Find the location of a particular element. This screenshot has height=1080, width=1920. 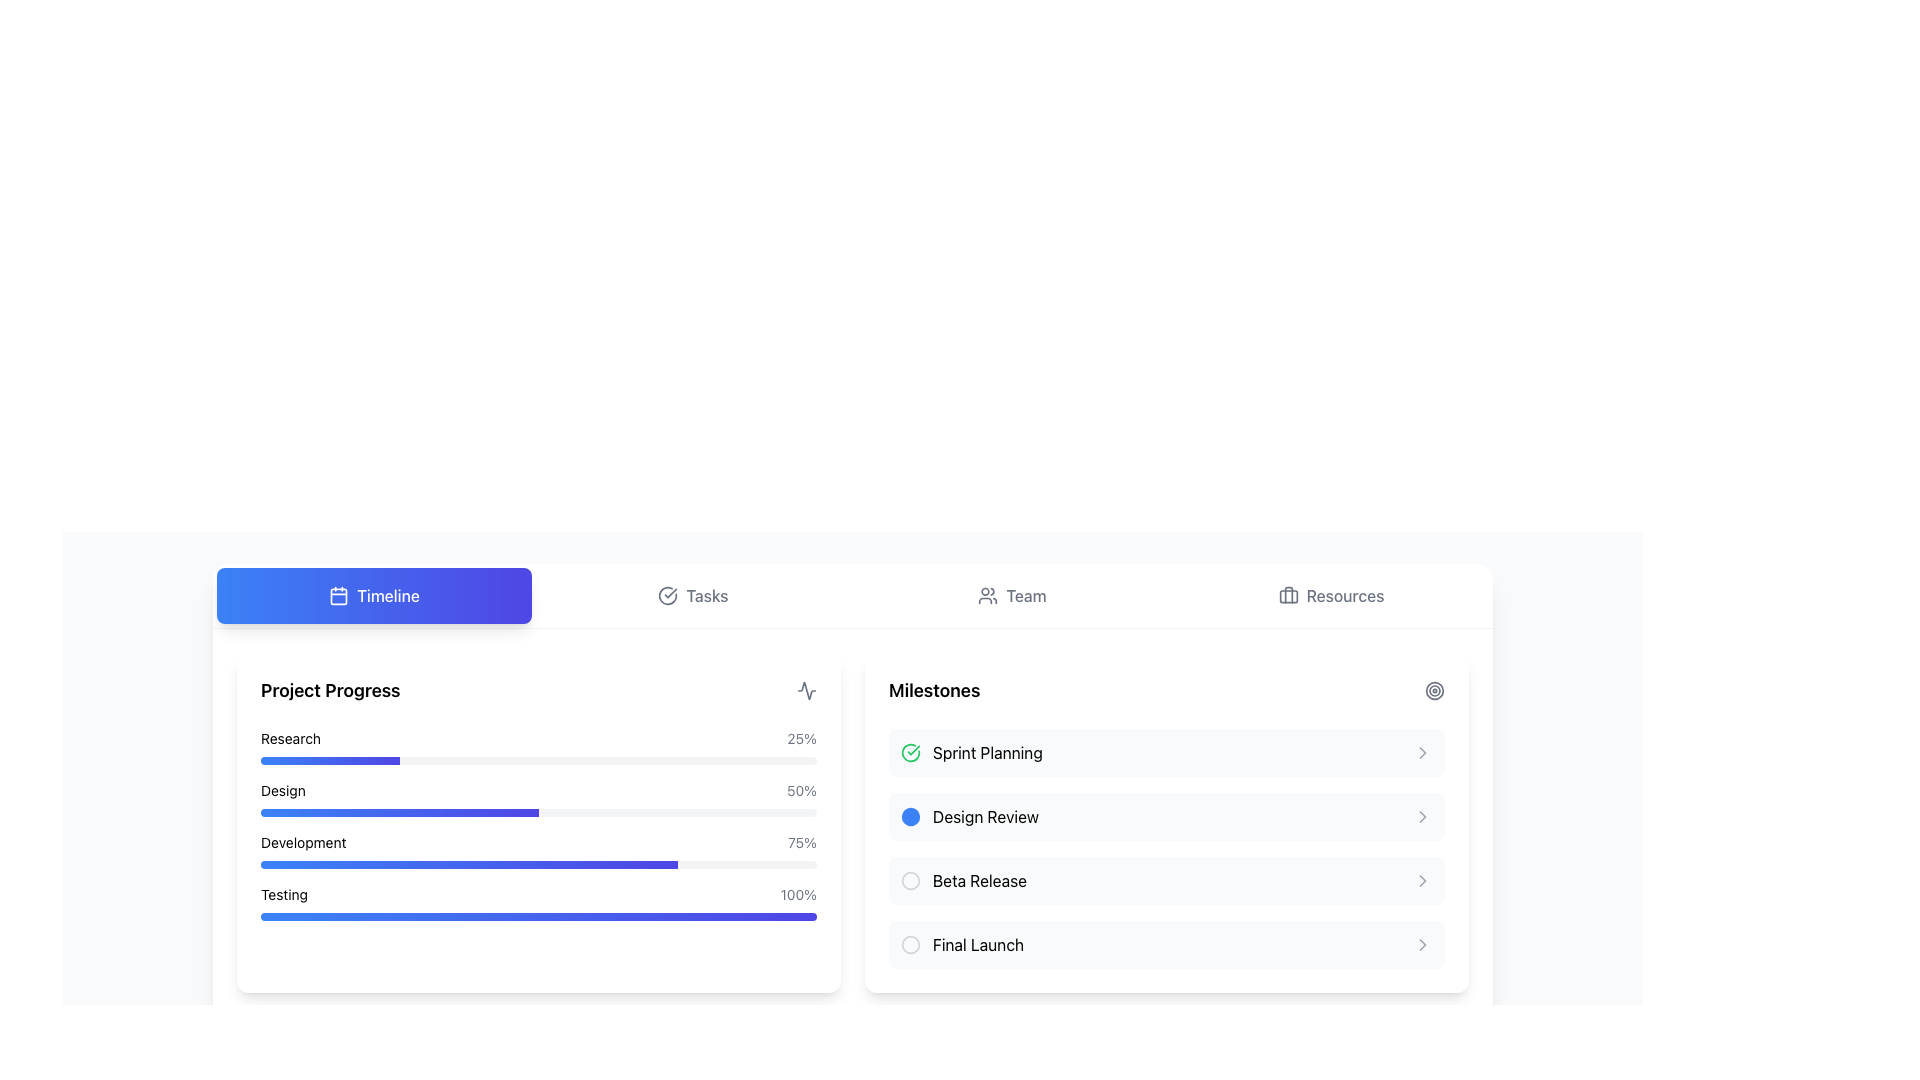

the Navigation chevron icon located in the 'Milestones' section, which is positioned to the far right of the 'Design Review' milestone entry is located at coordinates (1421, 817).